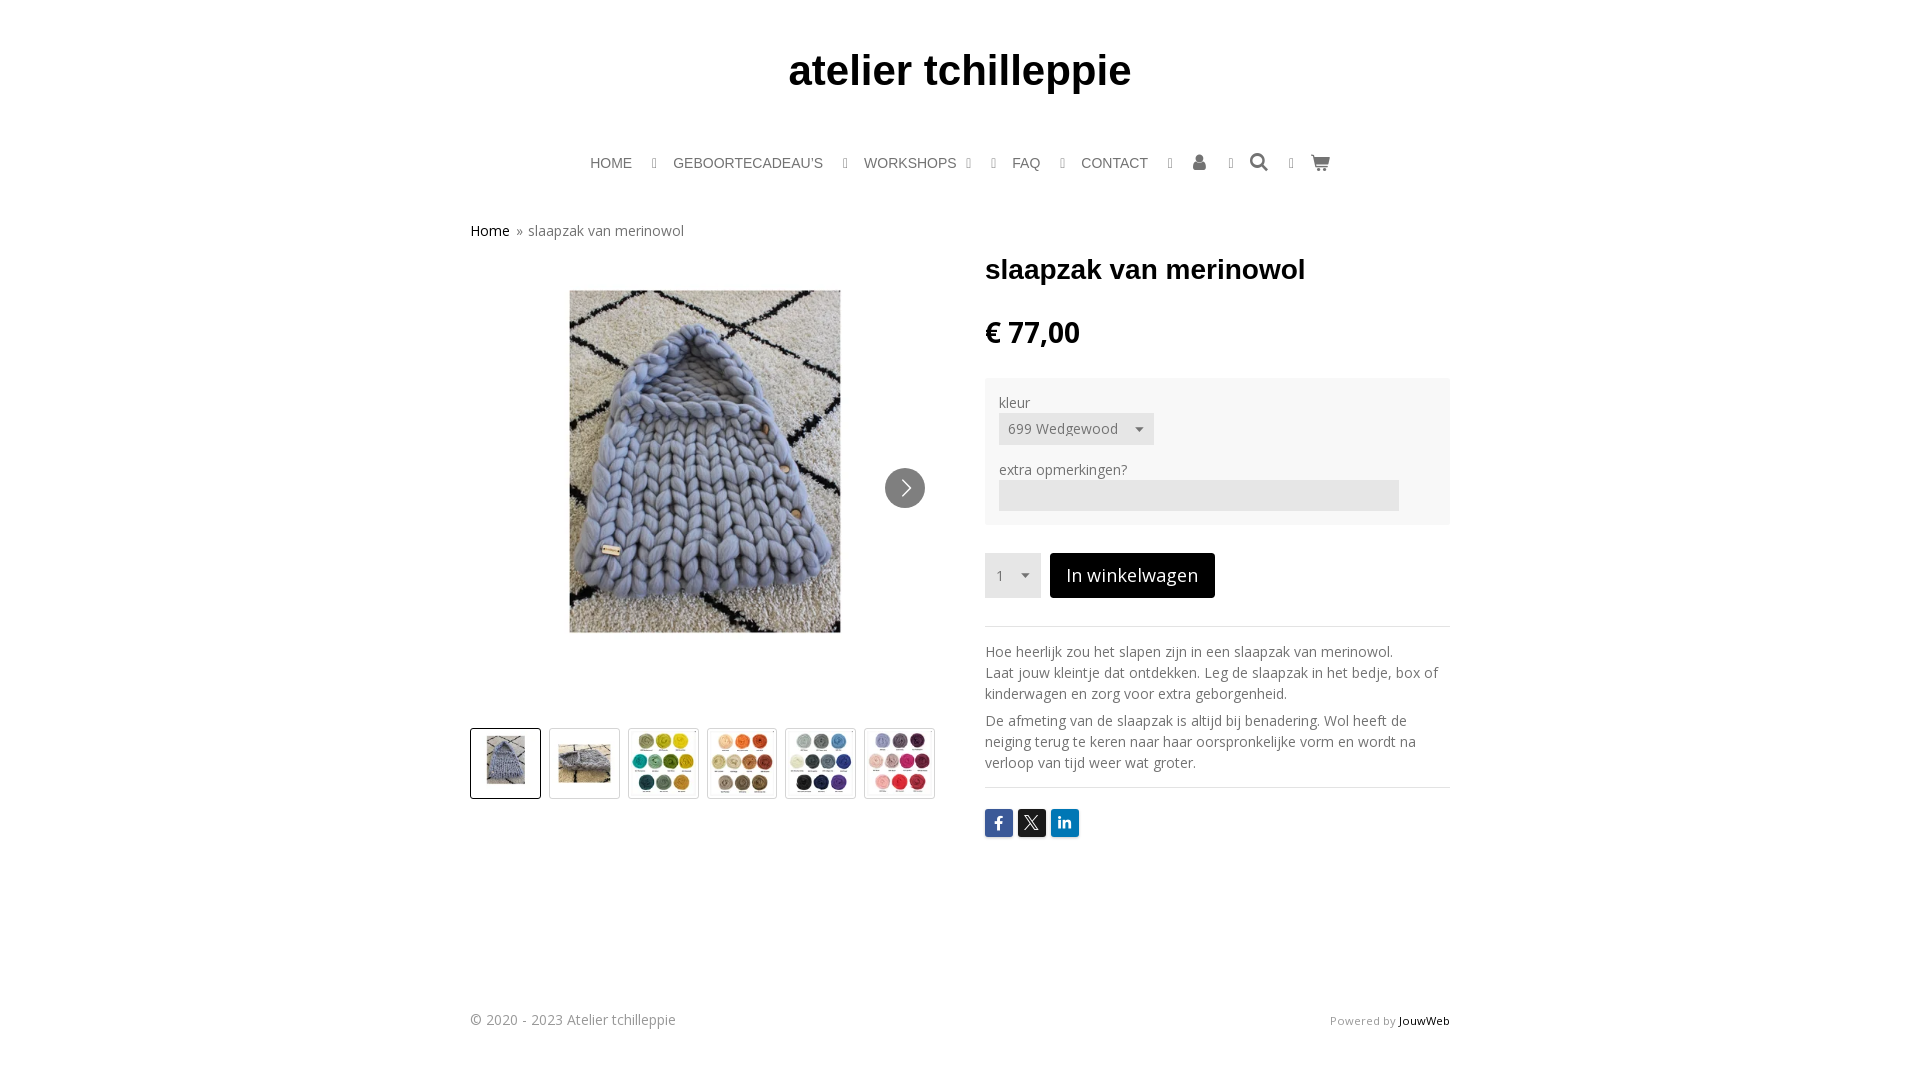  I want to click on 'Account', so click(1199, 162).